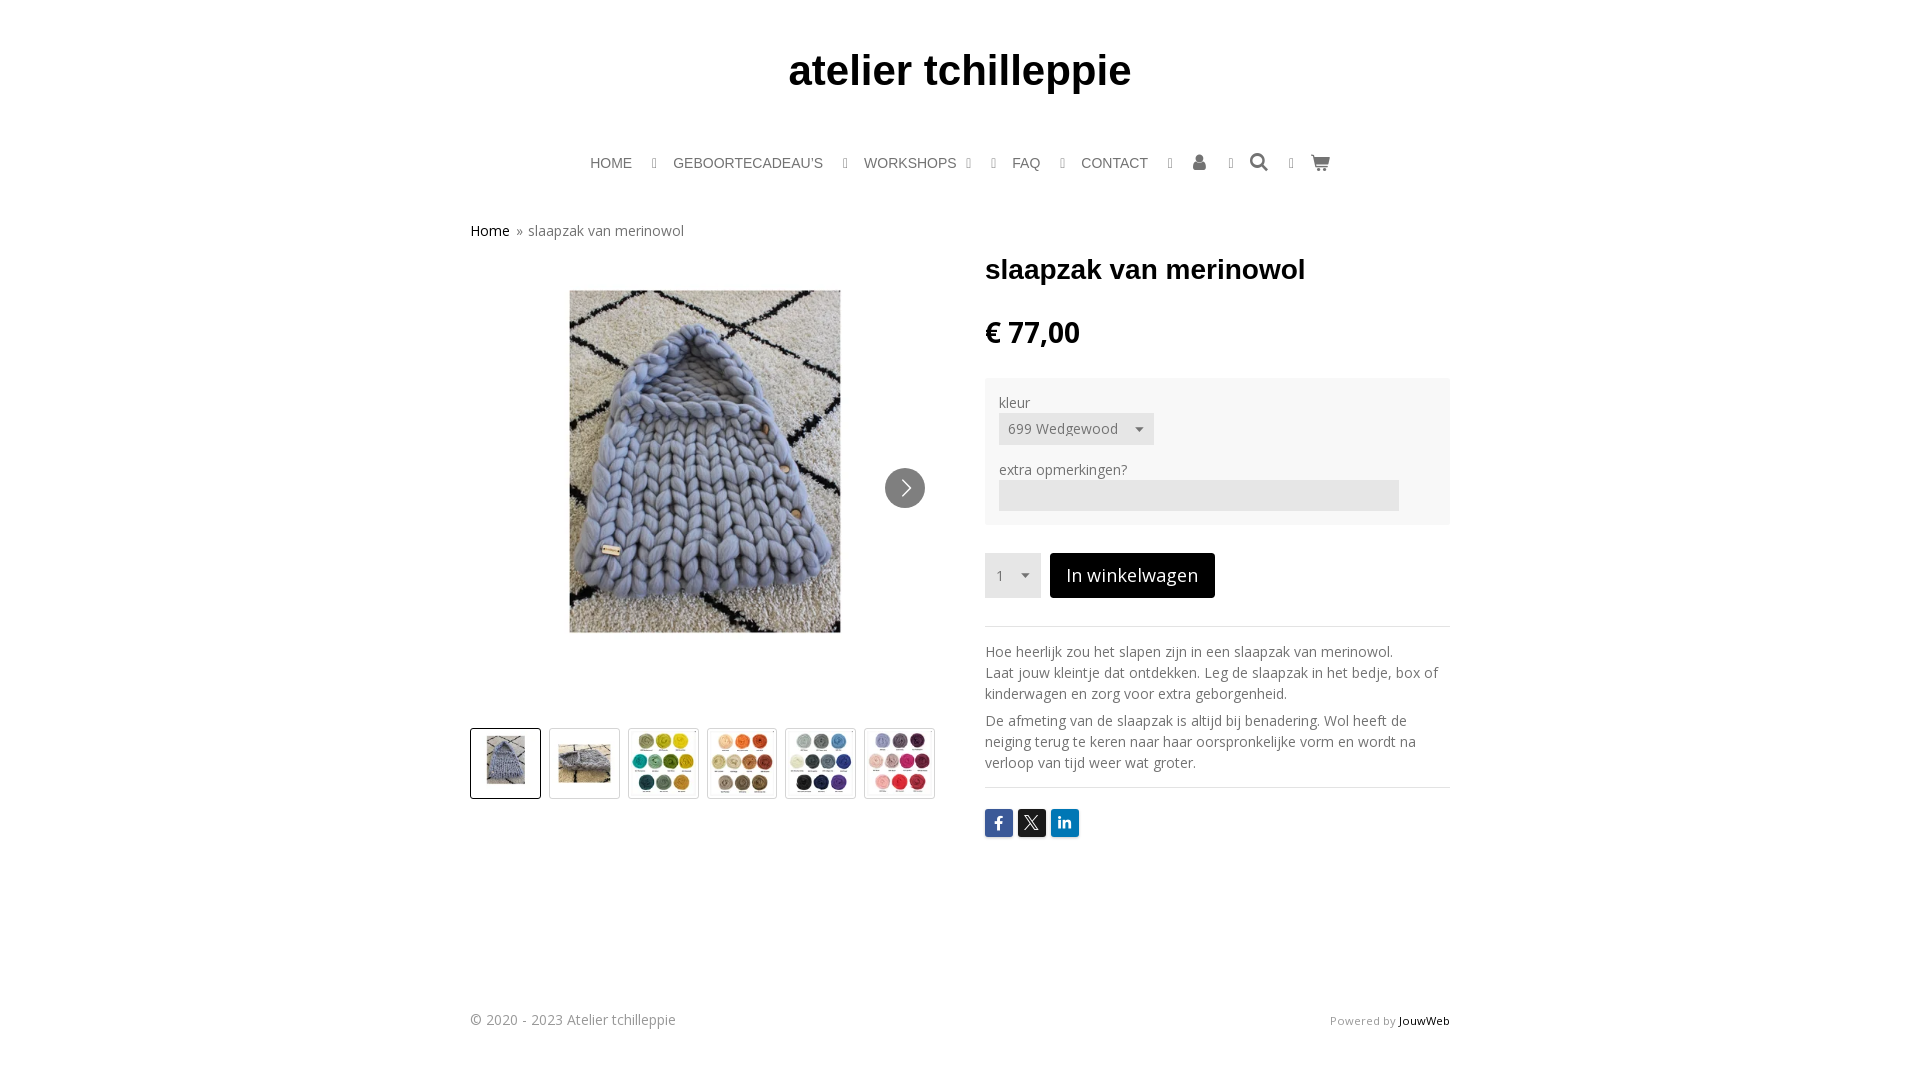  I want to click on 'Account', so click(1199, 162).